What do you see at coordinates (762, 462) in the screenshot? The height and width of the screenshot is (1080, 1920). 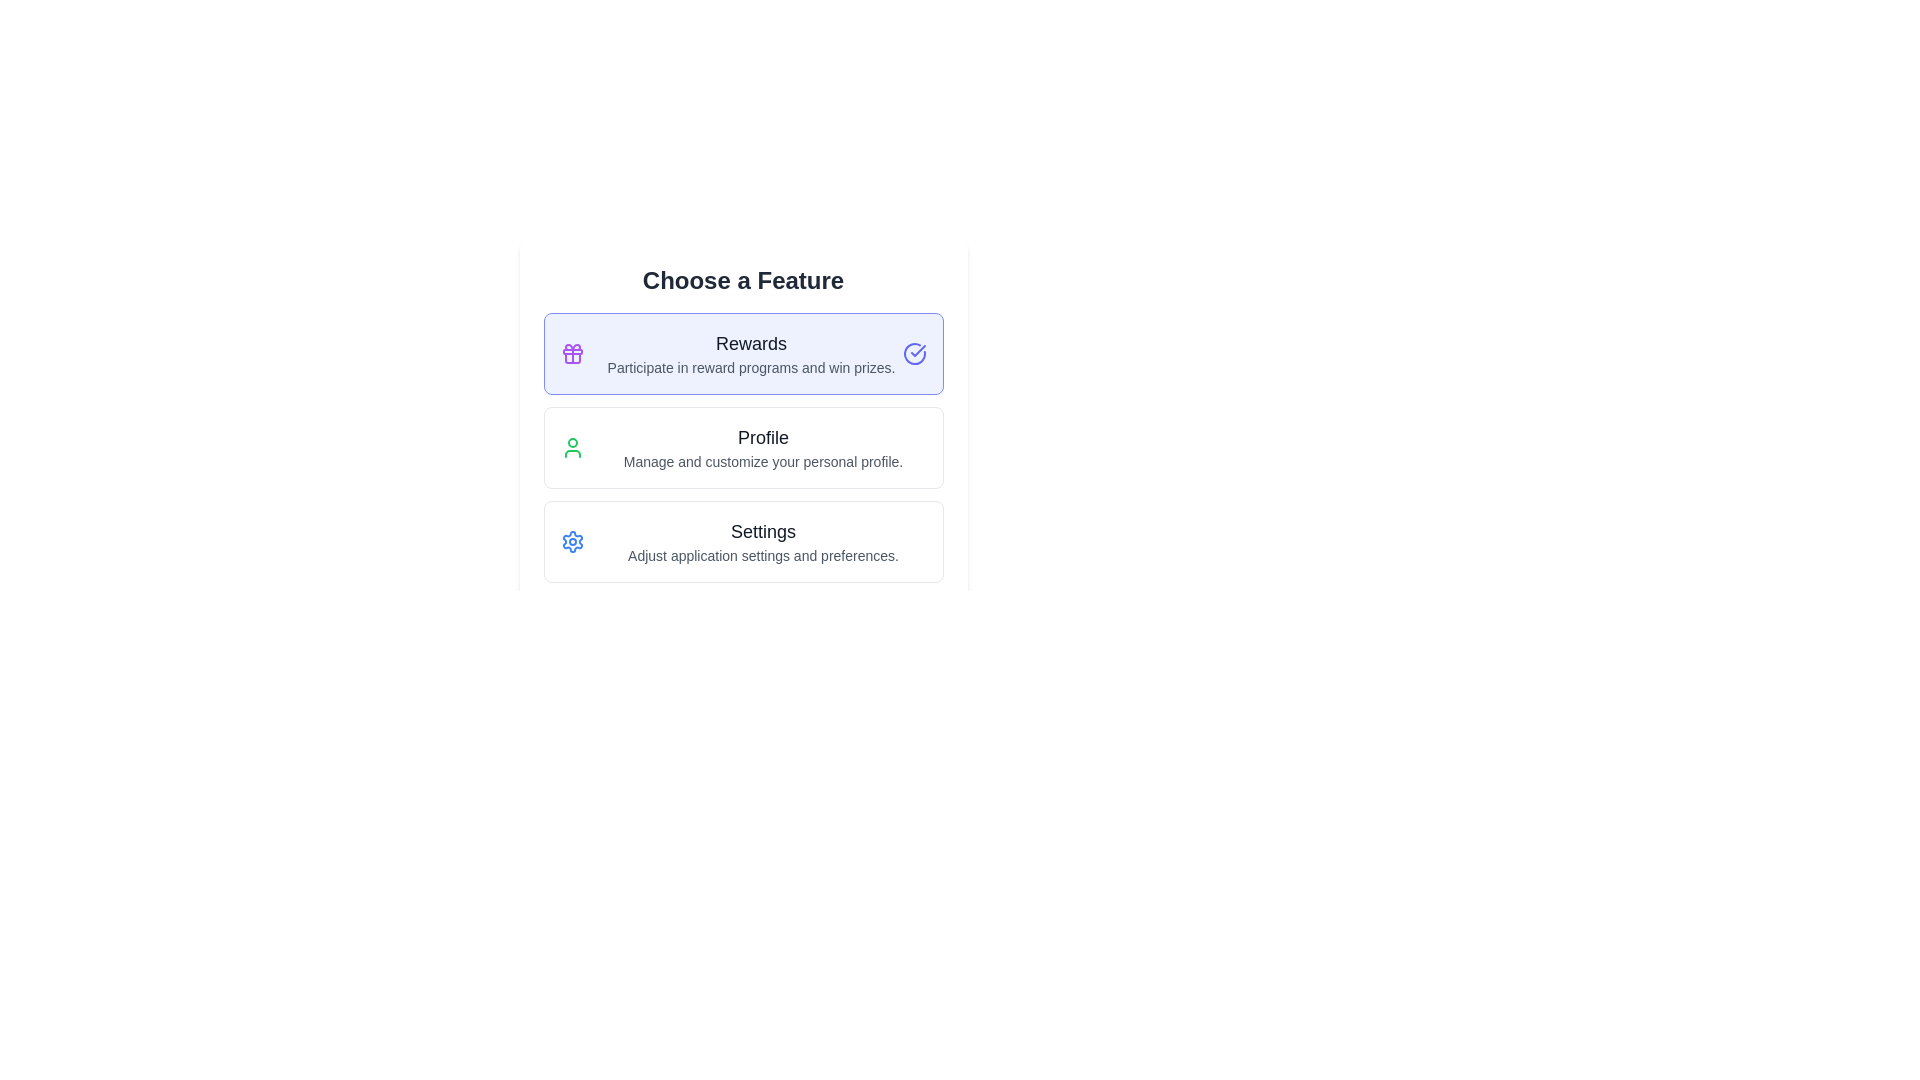 I see `the informational text located beneath the 'Profile' section title, which provides details about the features or actions associated with the 'Profile' section` at bounding box center [762, 462].